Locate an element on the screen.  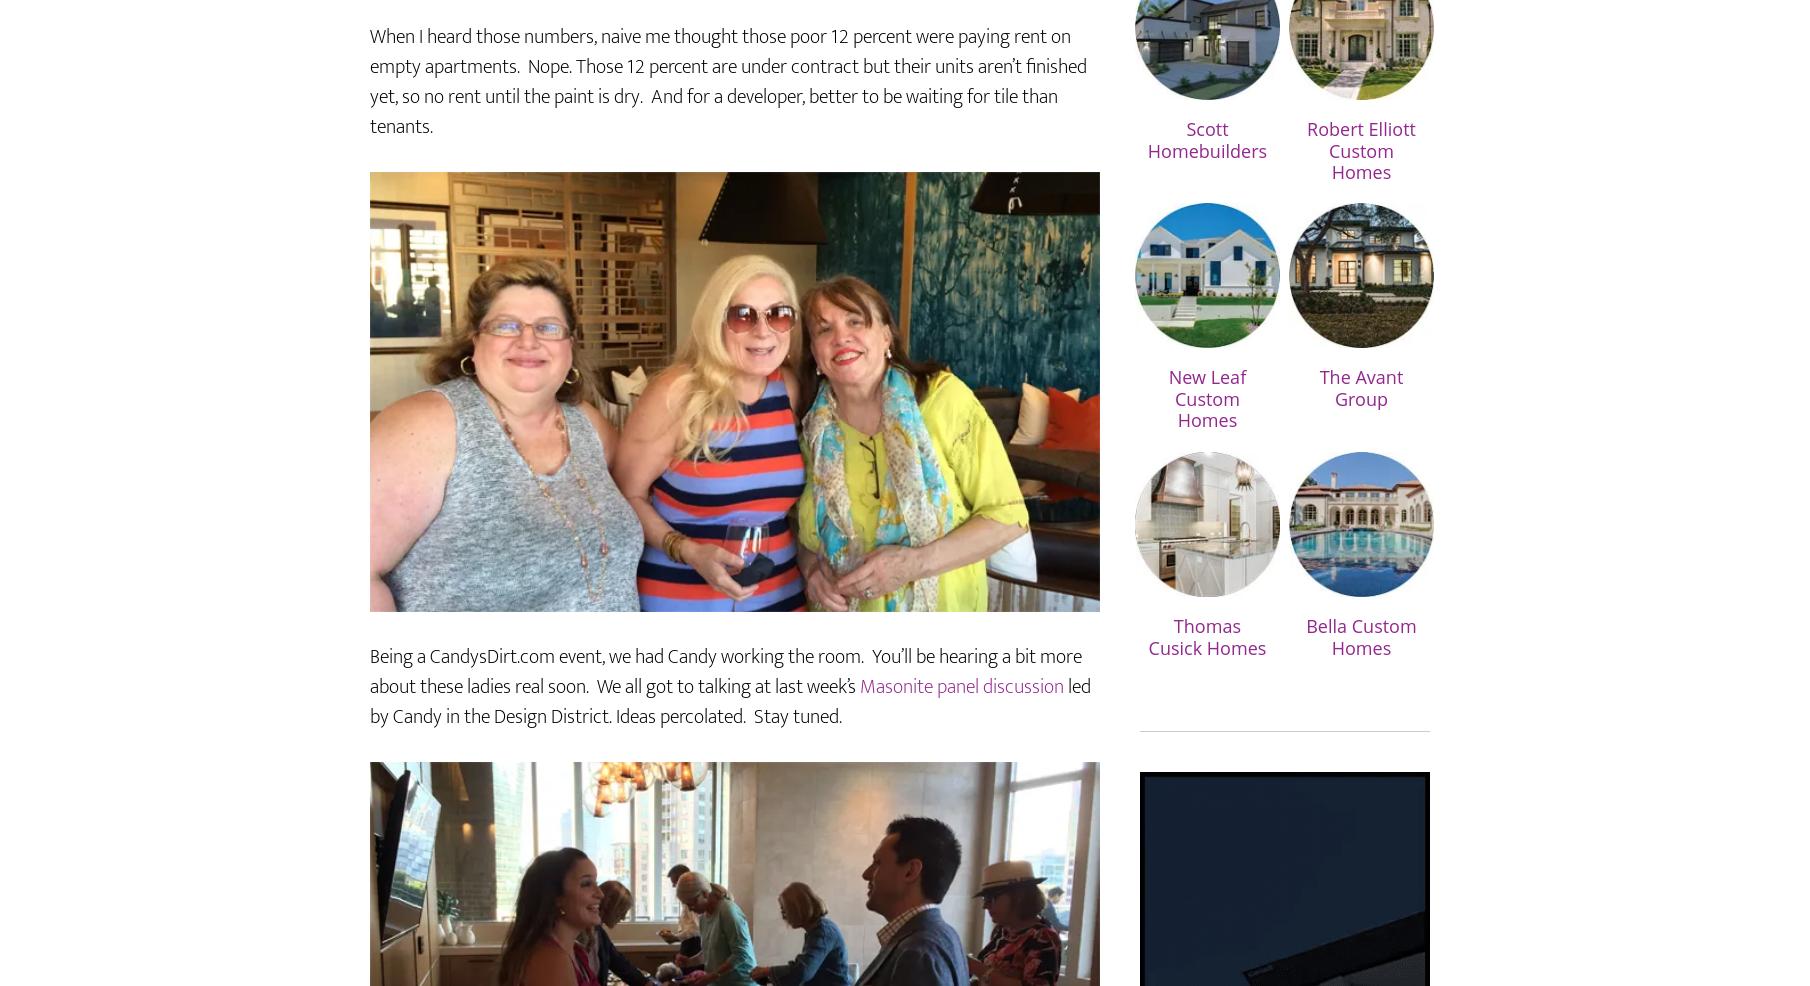
'When I heard those numbers, naive me thought those poor 12 percent were paying rent on empty apartments.  Nope. Those 12 percent are under contract but their units aren’t finished yet, so no rent until the paint is dry.  And for a developer, better to be waiting for tile than tenants.' is located at coordinates (728, 140).